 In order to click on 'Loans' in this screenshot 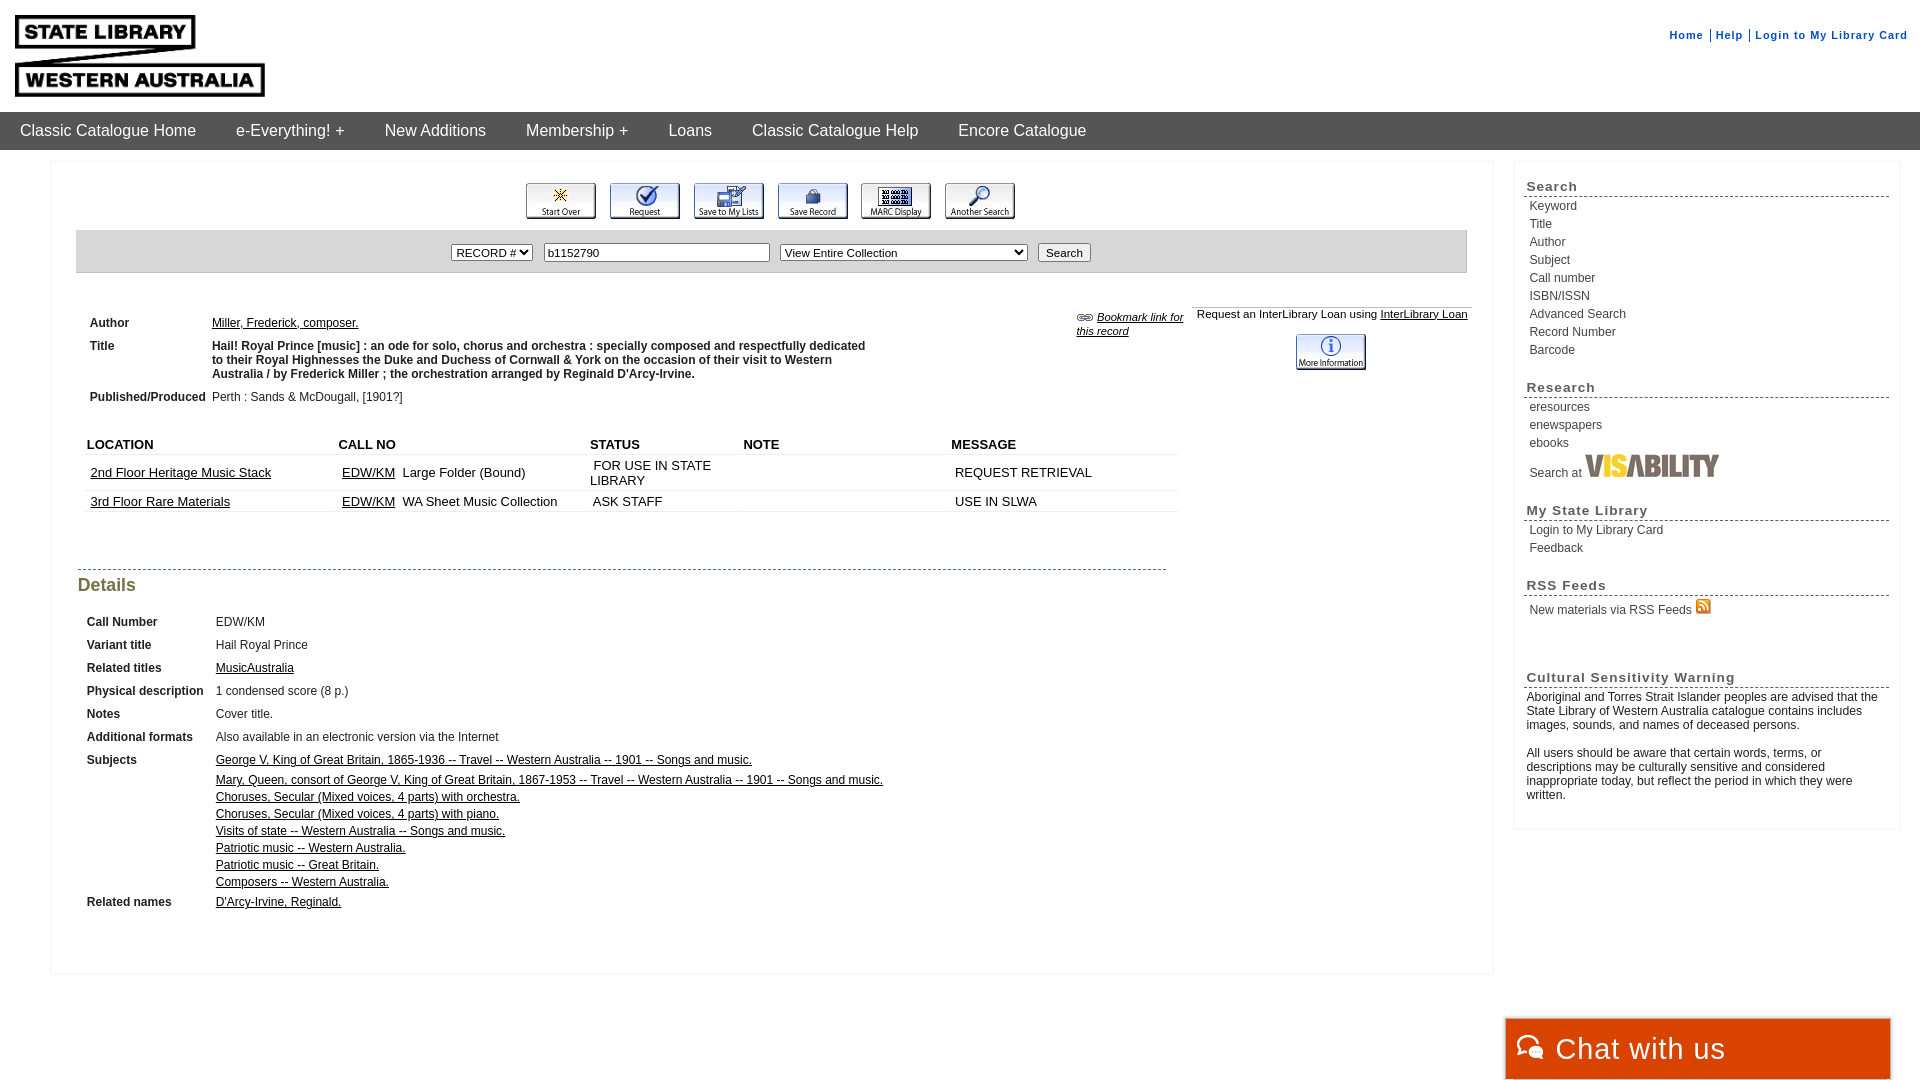, I will do `click(690, 131)`.